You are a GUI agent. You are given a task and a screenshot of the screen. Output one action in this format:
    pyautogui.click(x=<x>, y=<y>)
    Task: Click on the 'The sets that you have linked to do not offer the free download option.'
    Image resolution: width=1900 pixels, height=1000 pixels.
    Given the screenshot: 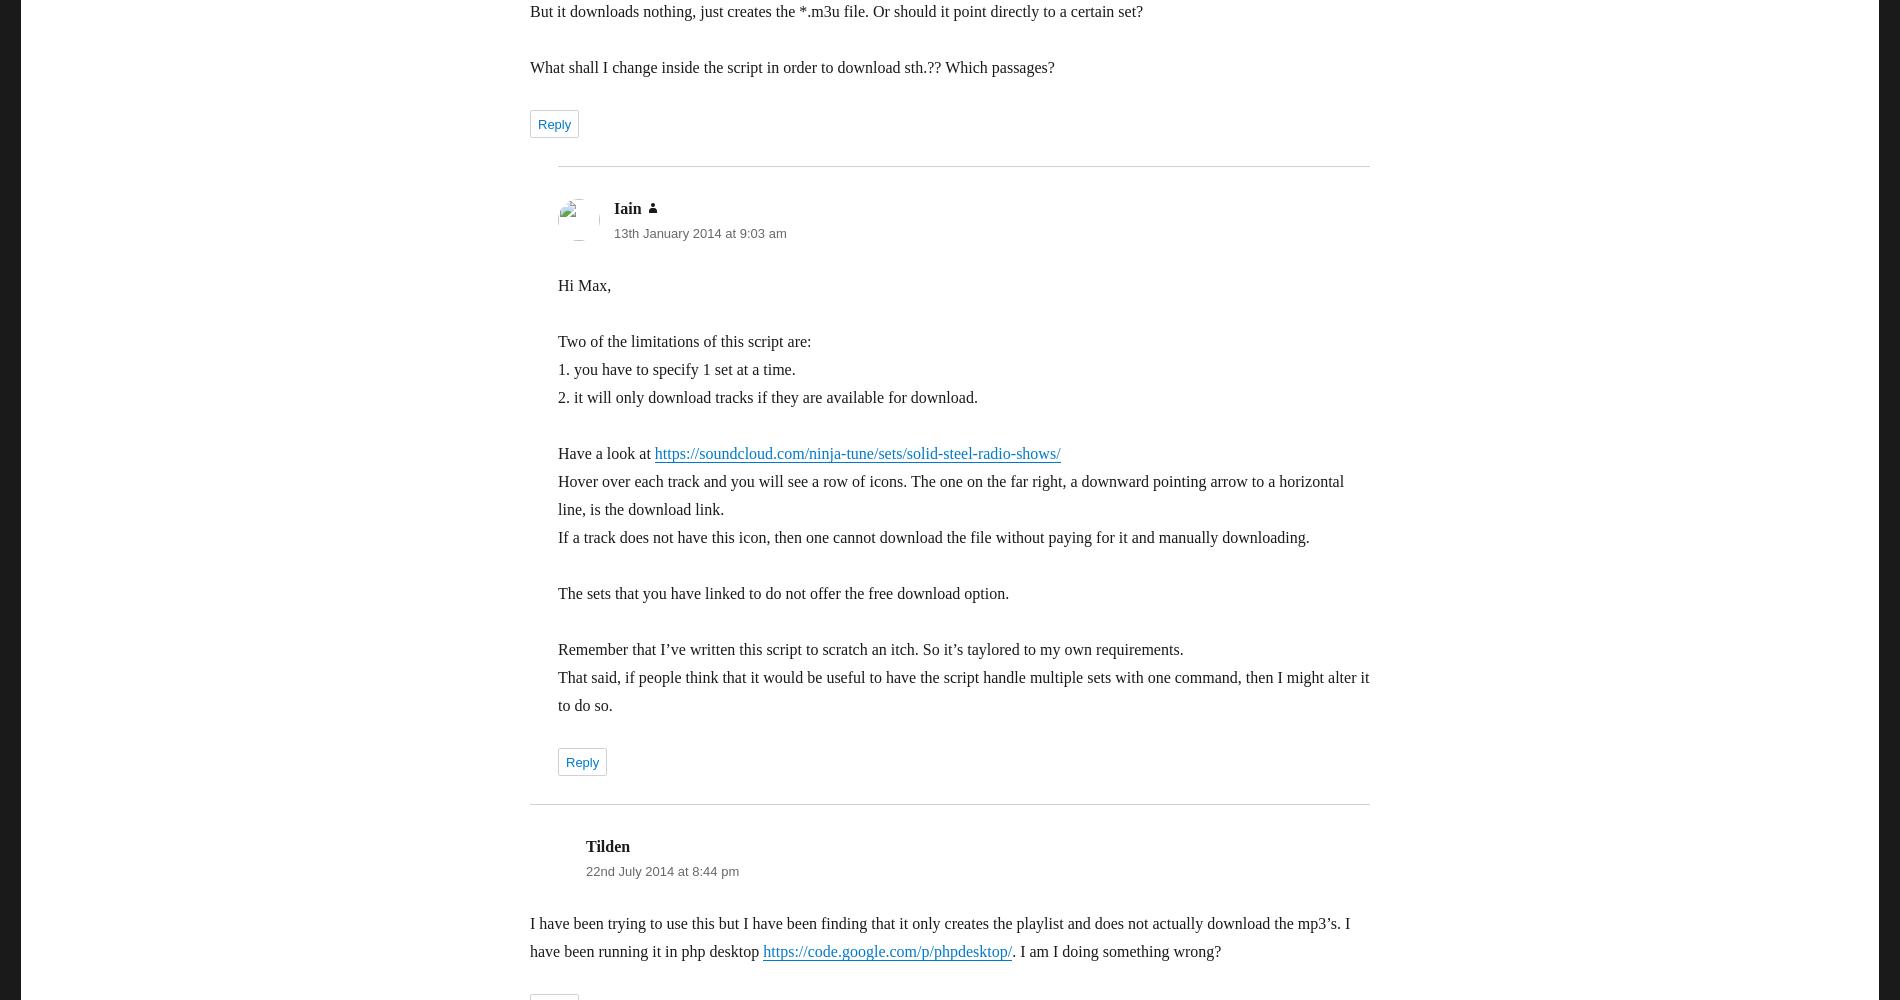 What is the action you would take?
    pyautogui.click(x=782, y=592)
    